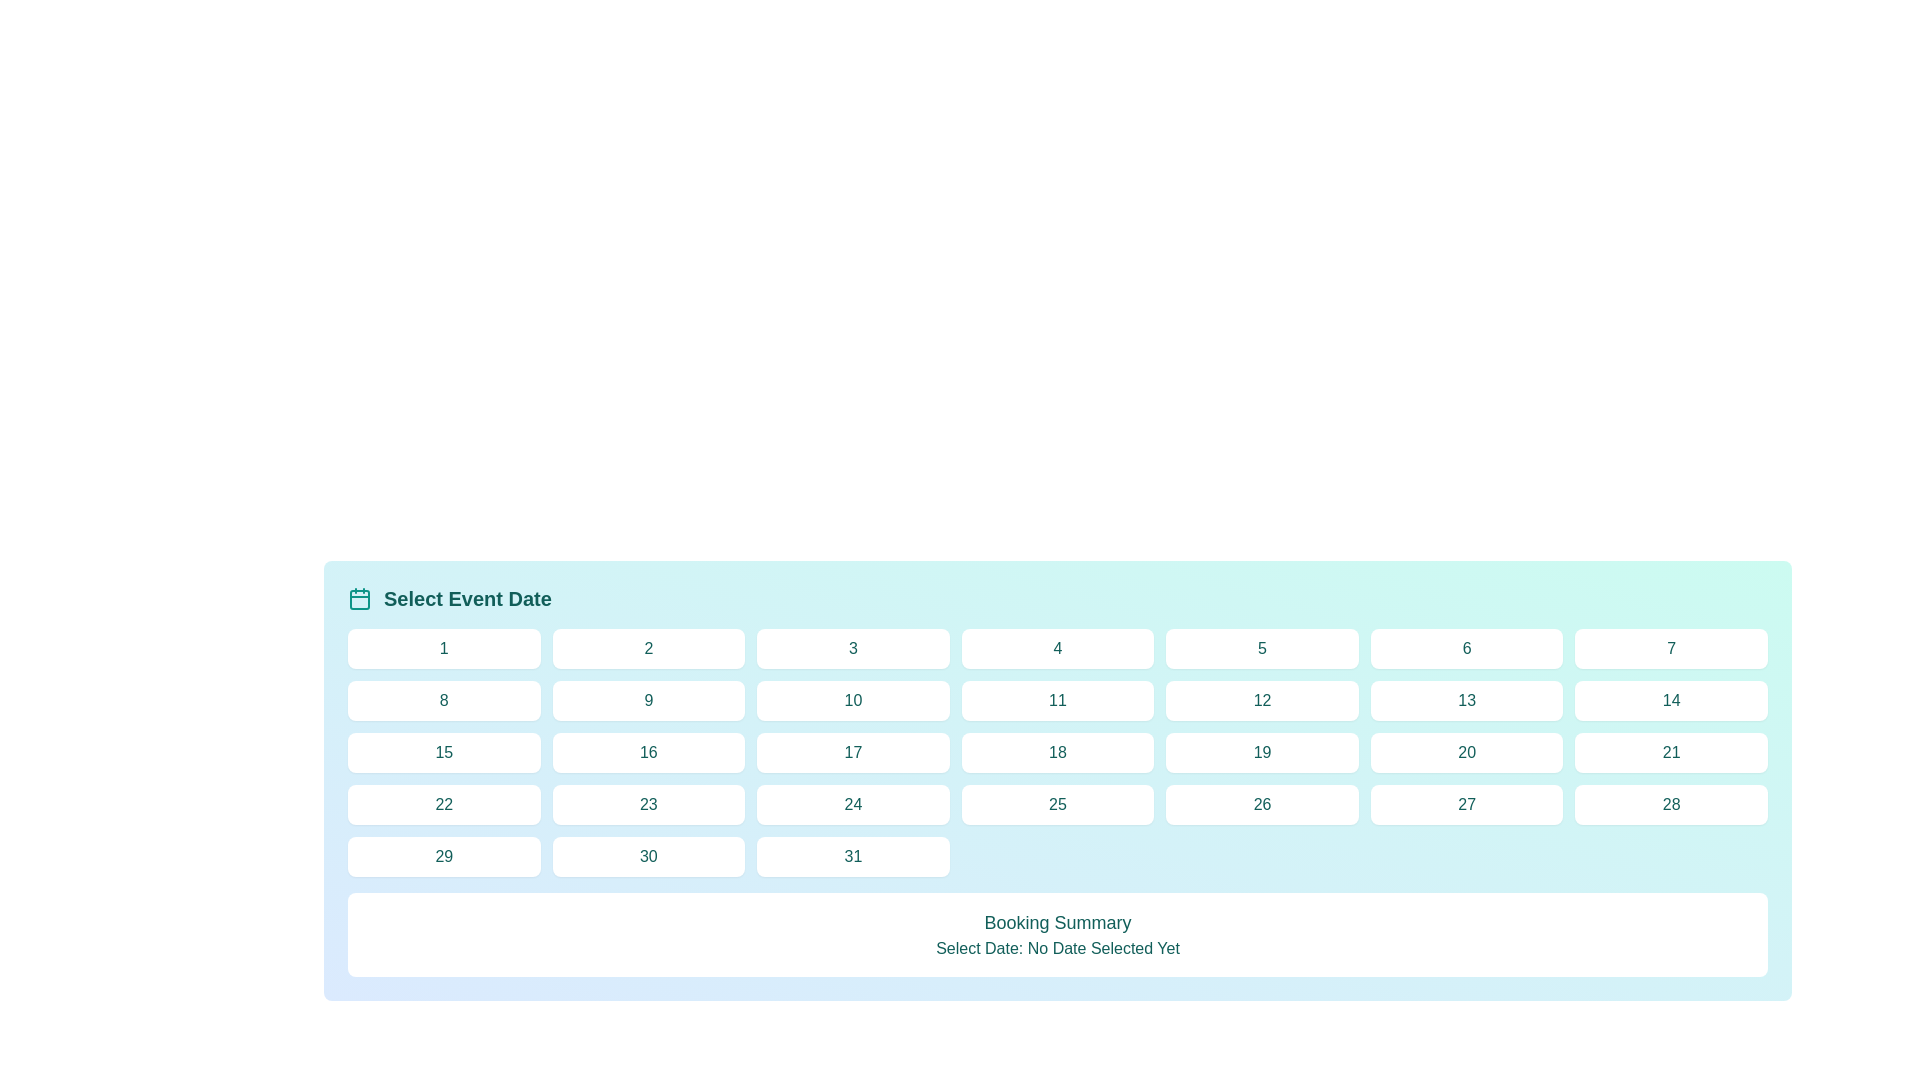 This screenshot has width=1920, height=1080. Describe the element at coordinates (1056, 752) in the screenshot. I see `the day selection button in the calendar interface located in the third row and fourth column of the grid, allowing for keyboard navigation` at that location.